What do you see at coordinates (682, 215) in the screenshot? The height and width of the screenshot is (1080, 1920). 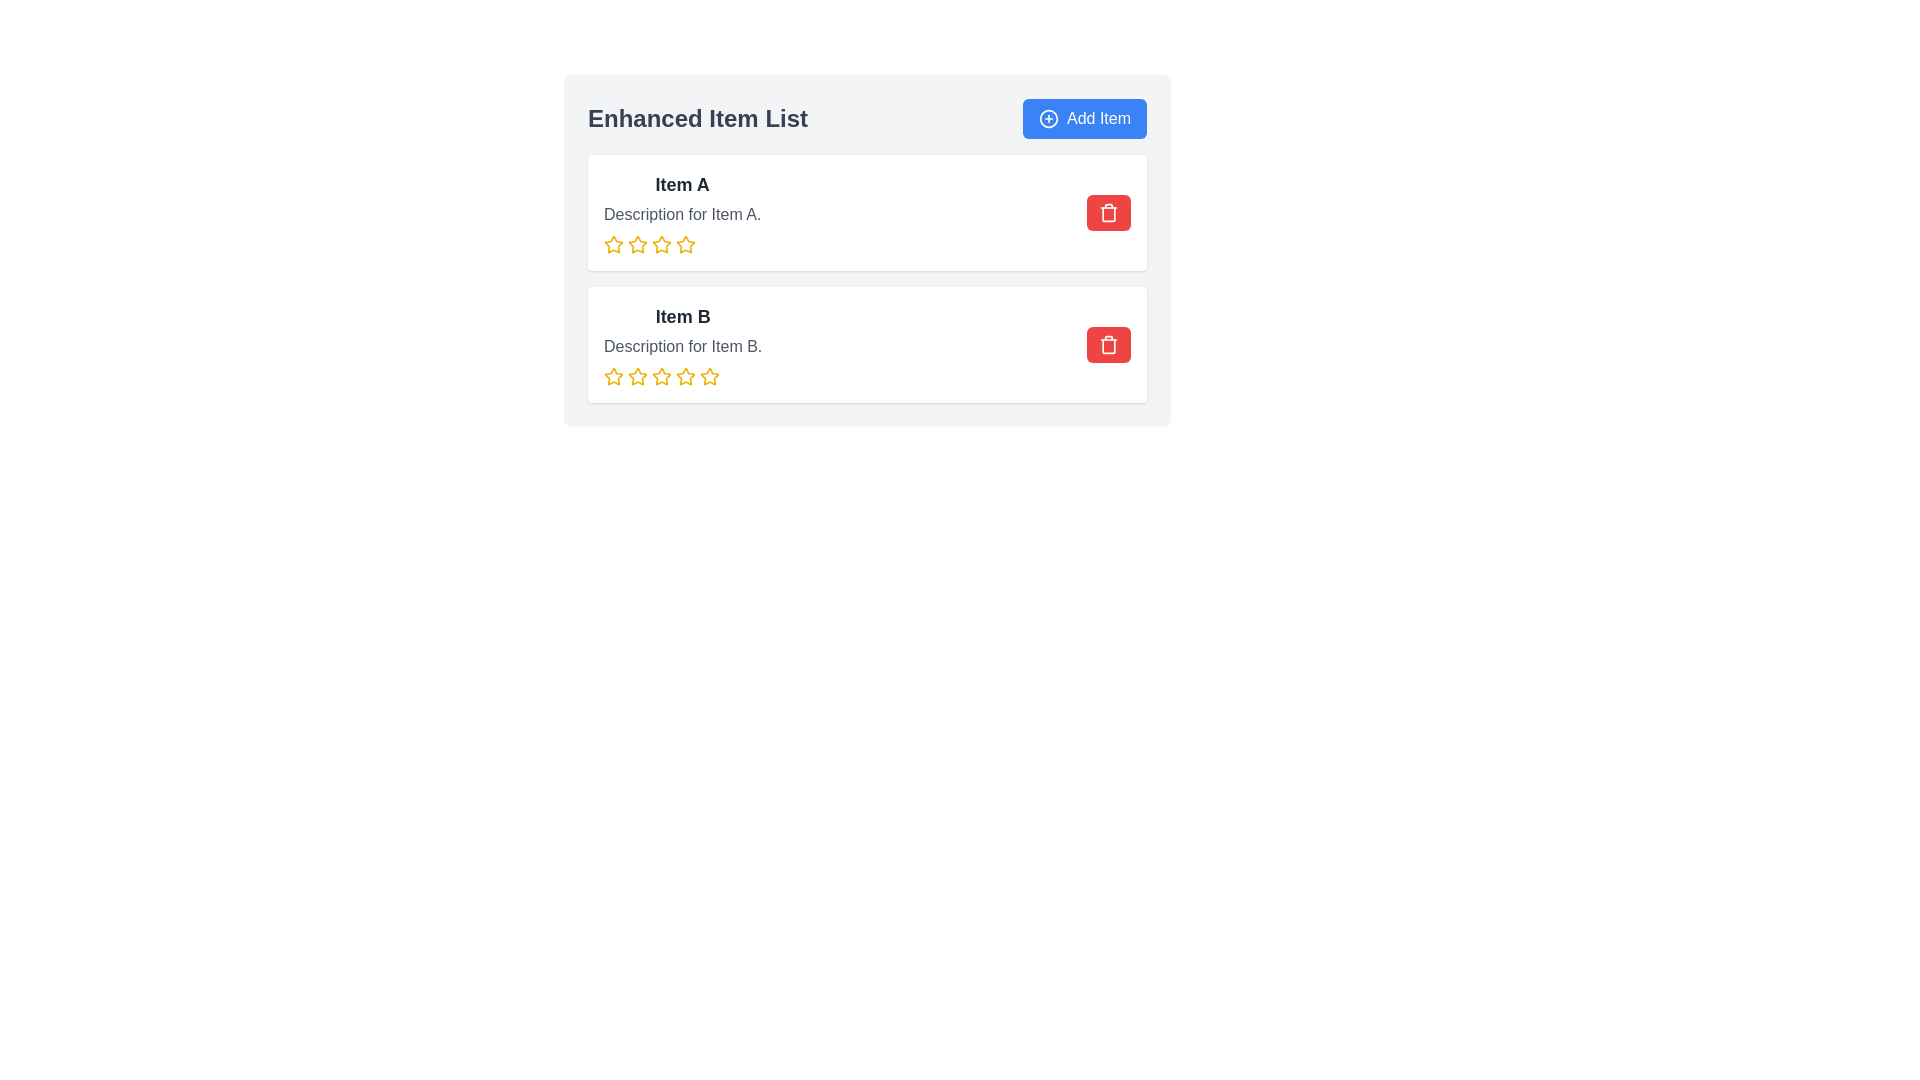 I see `the text label that provides additional details about Item A, positioned centrally below 'Item A' and above the row of star icons` at bounding box center [682, 215].